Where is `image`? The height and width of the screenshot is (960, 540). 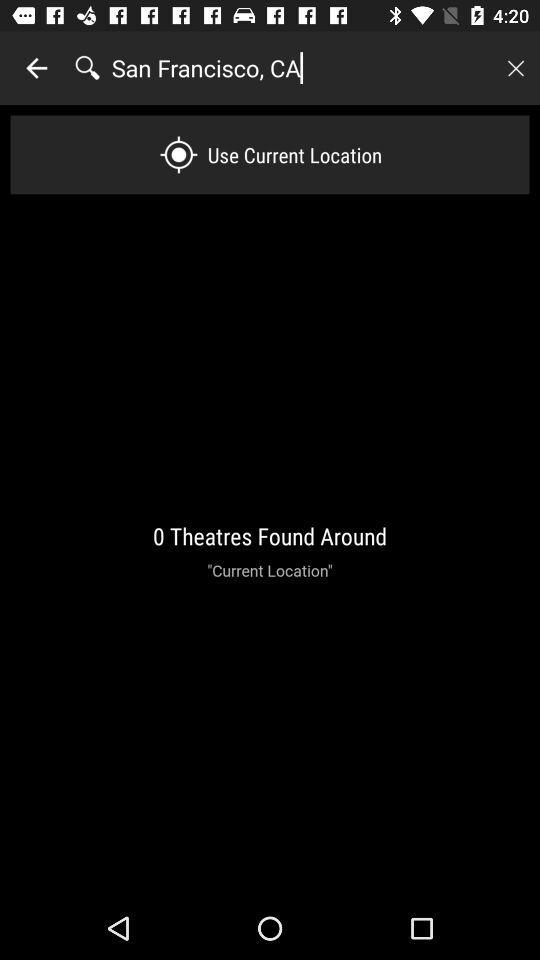 image is located at coordinates (515, 68).